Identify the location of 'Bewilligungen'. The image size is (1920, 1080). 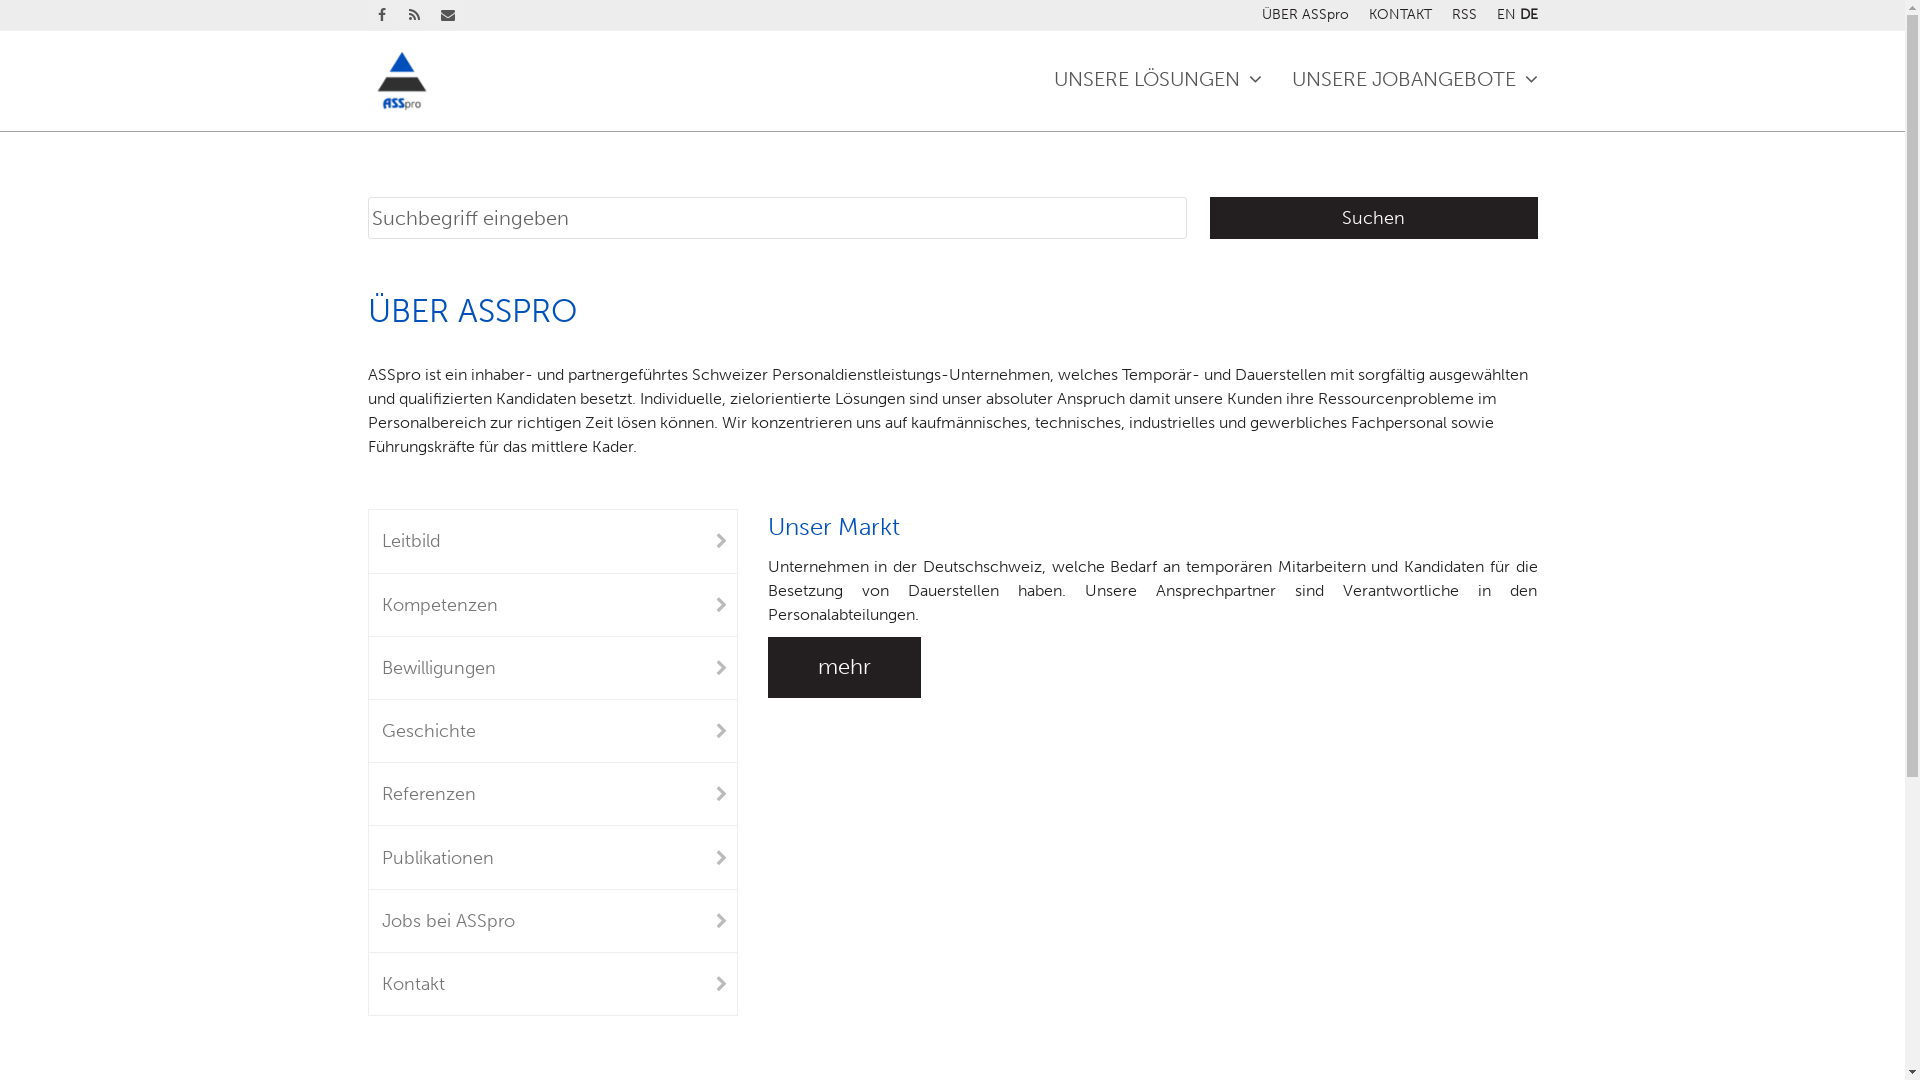
(552, 667).